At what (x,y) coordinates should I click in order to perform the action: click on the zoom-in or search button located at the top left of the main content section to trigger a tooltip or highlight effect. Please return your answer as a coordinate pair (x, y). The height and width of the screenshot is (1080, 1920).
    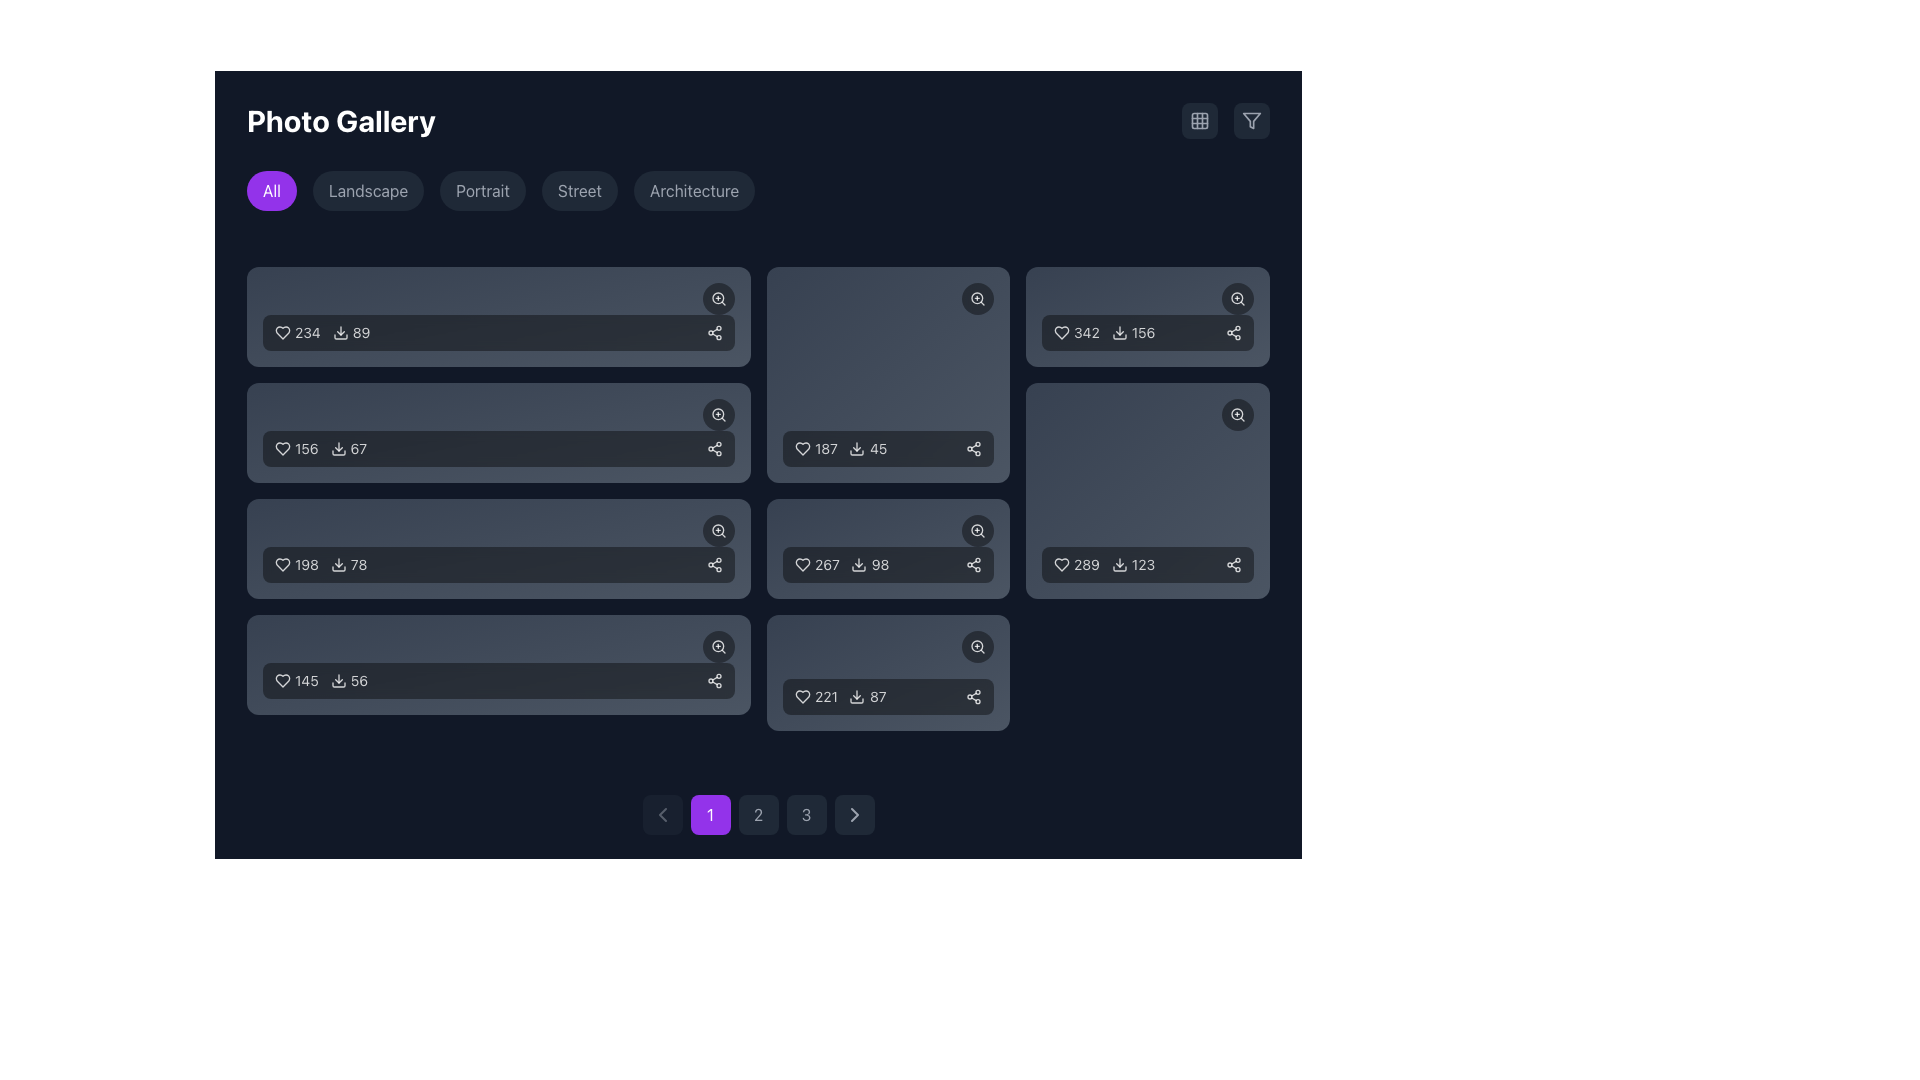
    Looking at the image, I should click on (498, 299).